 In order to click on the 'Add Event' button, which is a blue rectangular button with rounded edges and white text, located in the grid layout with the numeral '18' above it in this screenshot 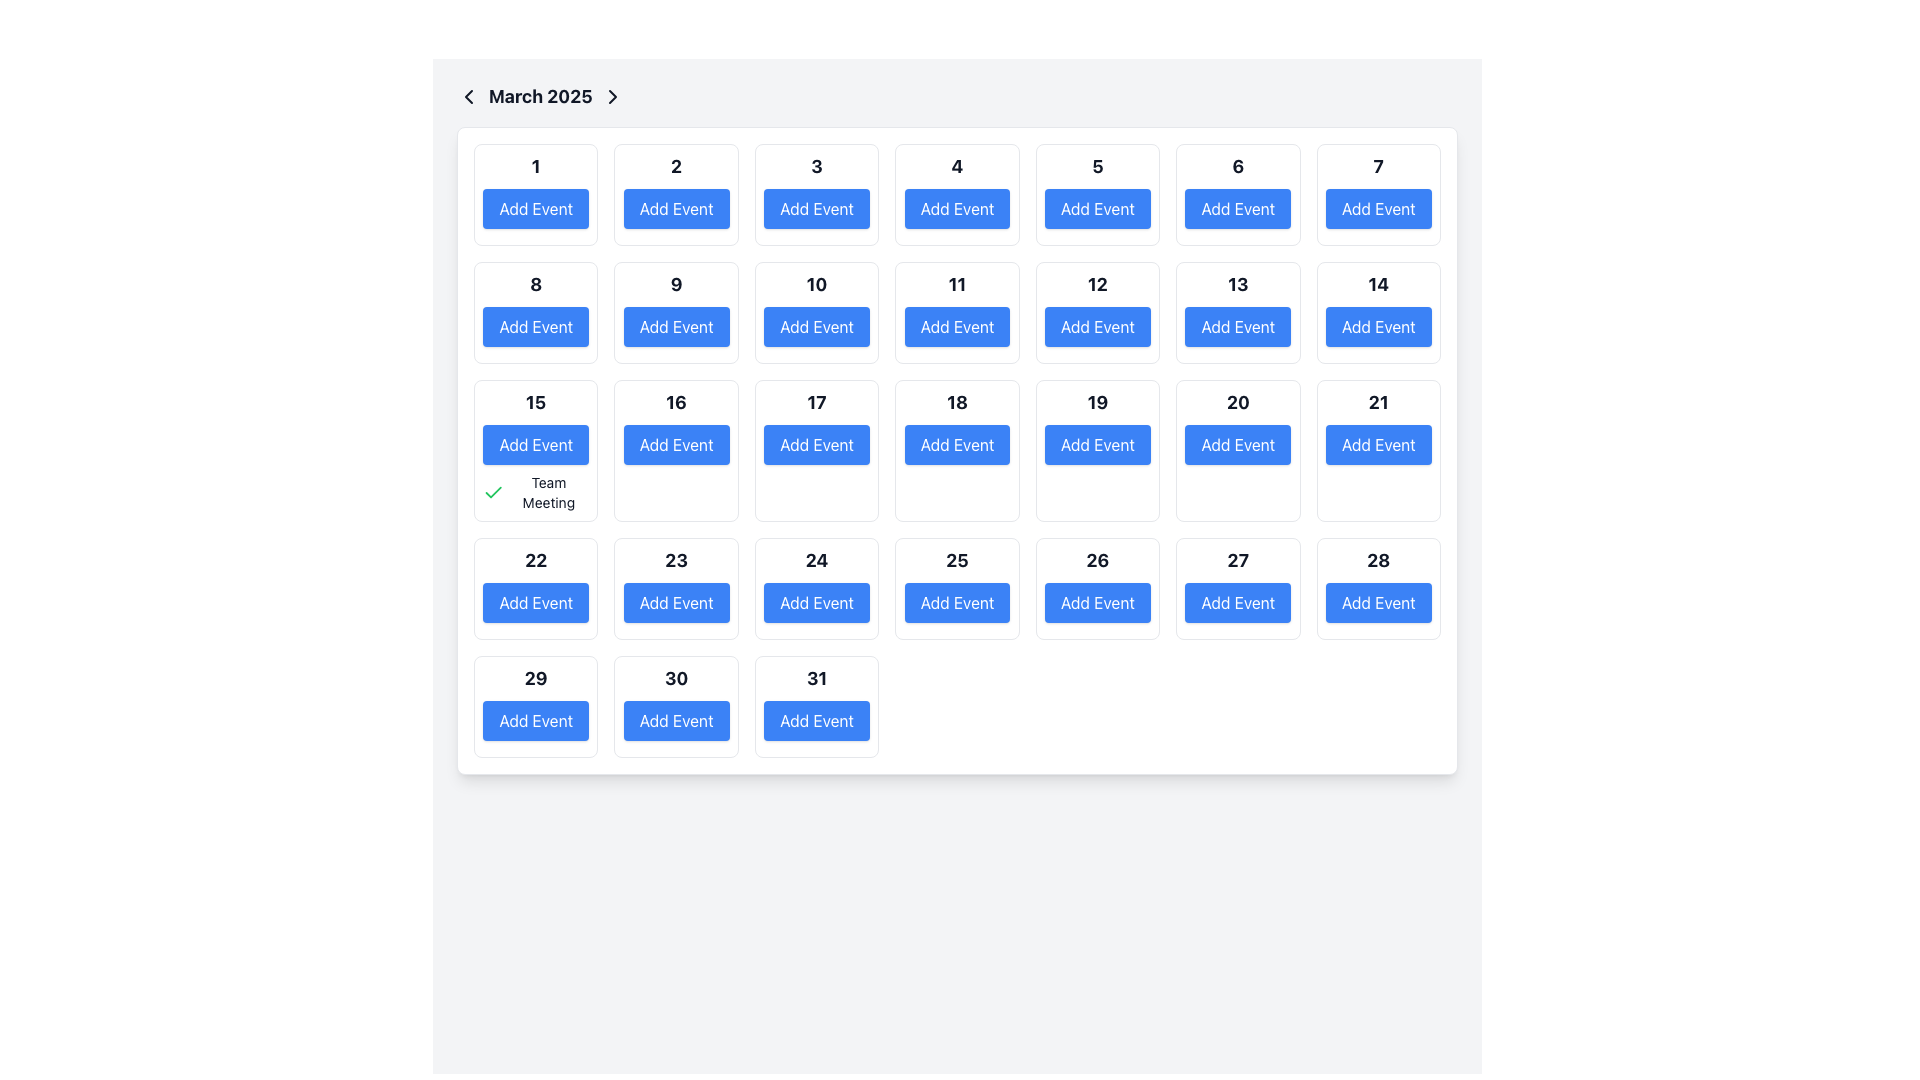, I will do `click(956, 451)`.